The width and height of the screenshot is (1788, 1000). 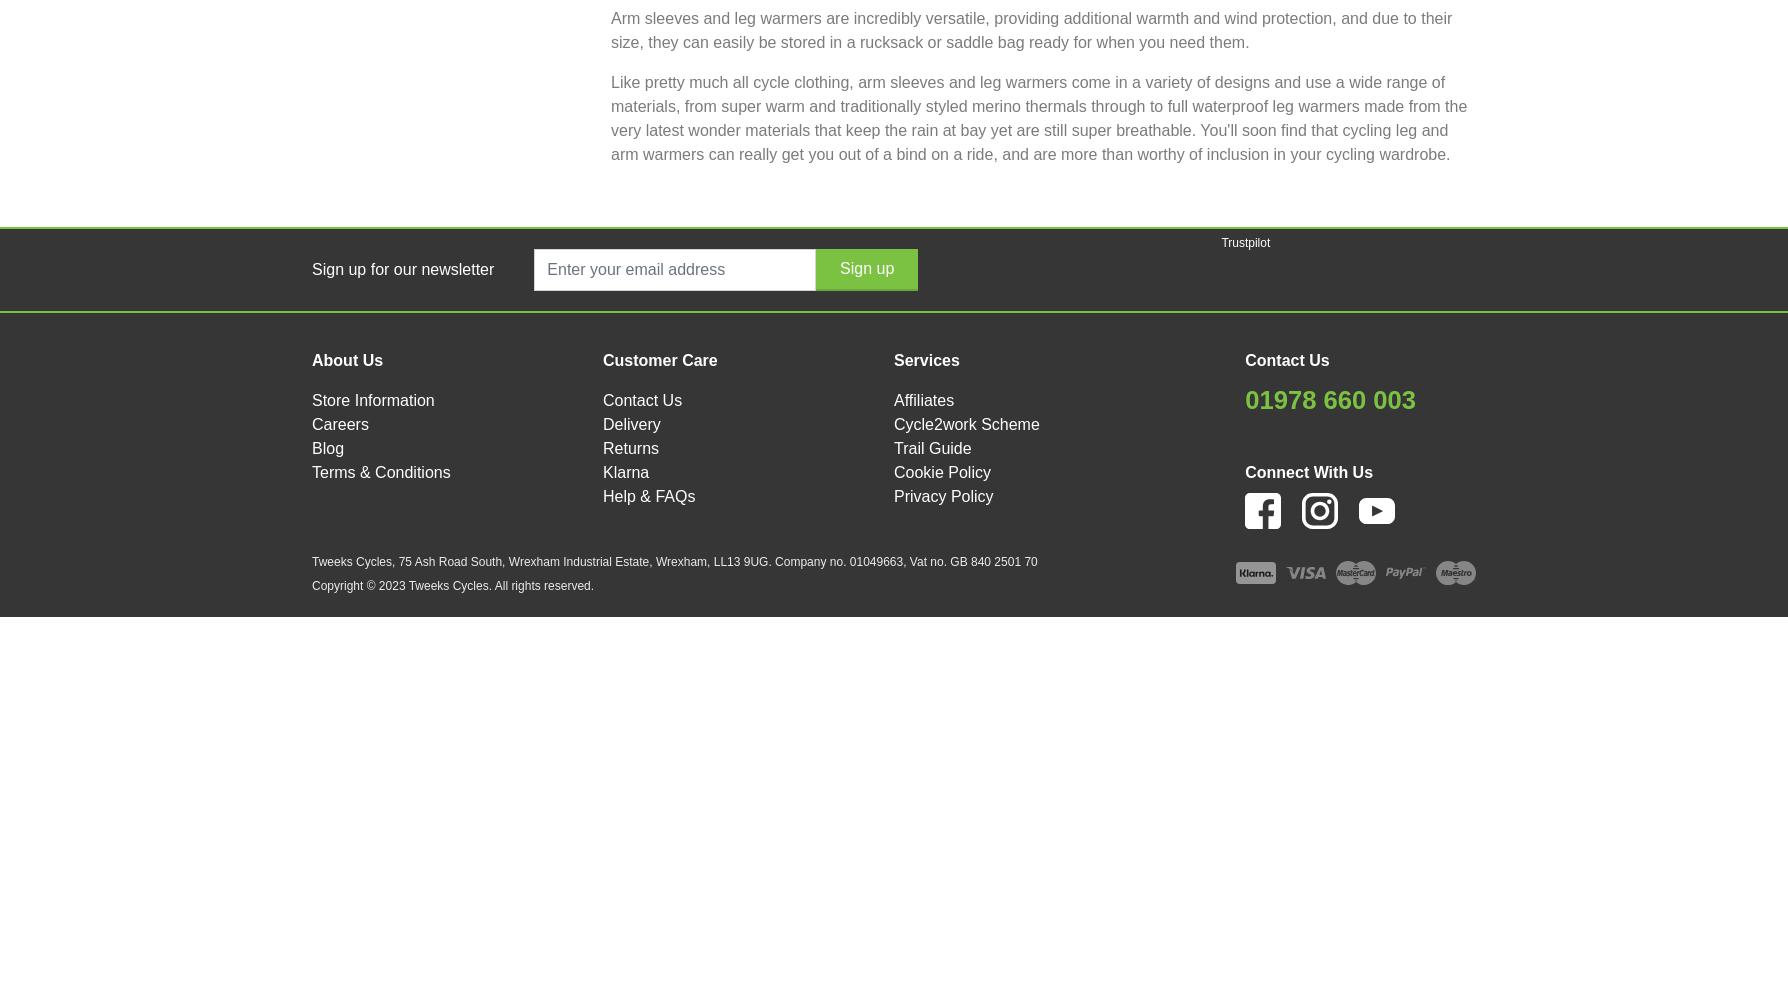 What do you see at coordinates (326, 446) in the screenshot?
I see `'Blog'` at bounding box center [326, 446].